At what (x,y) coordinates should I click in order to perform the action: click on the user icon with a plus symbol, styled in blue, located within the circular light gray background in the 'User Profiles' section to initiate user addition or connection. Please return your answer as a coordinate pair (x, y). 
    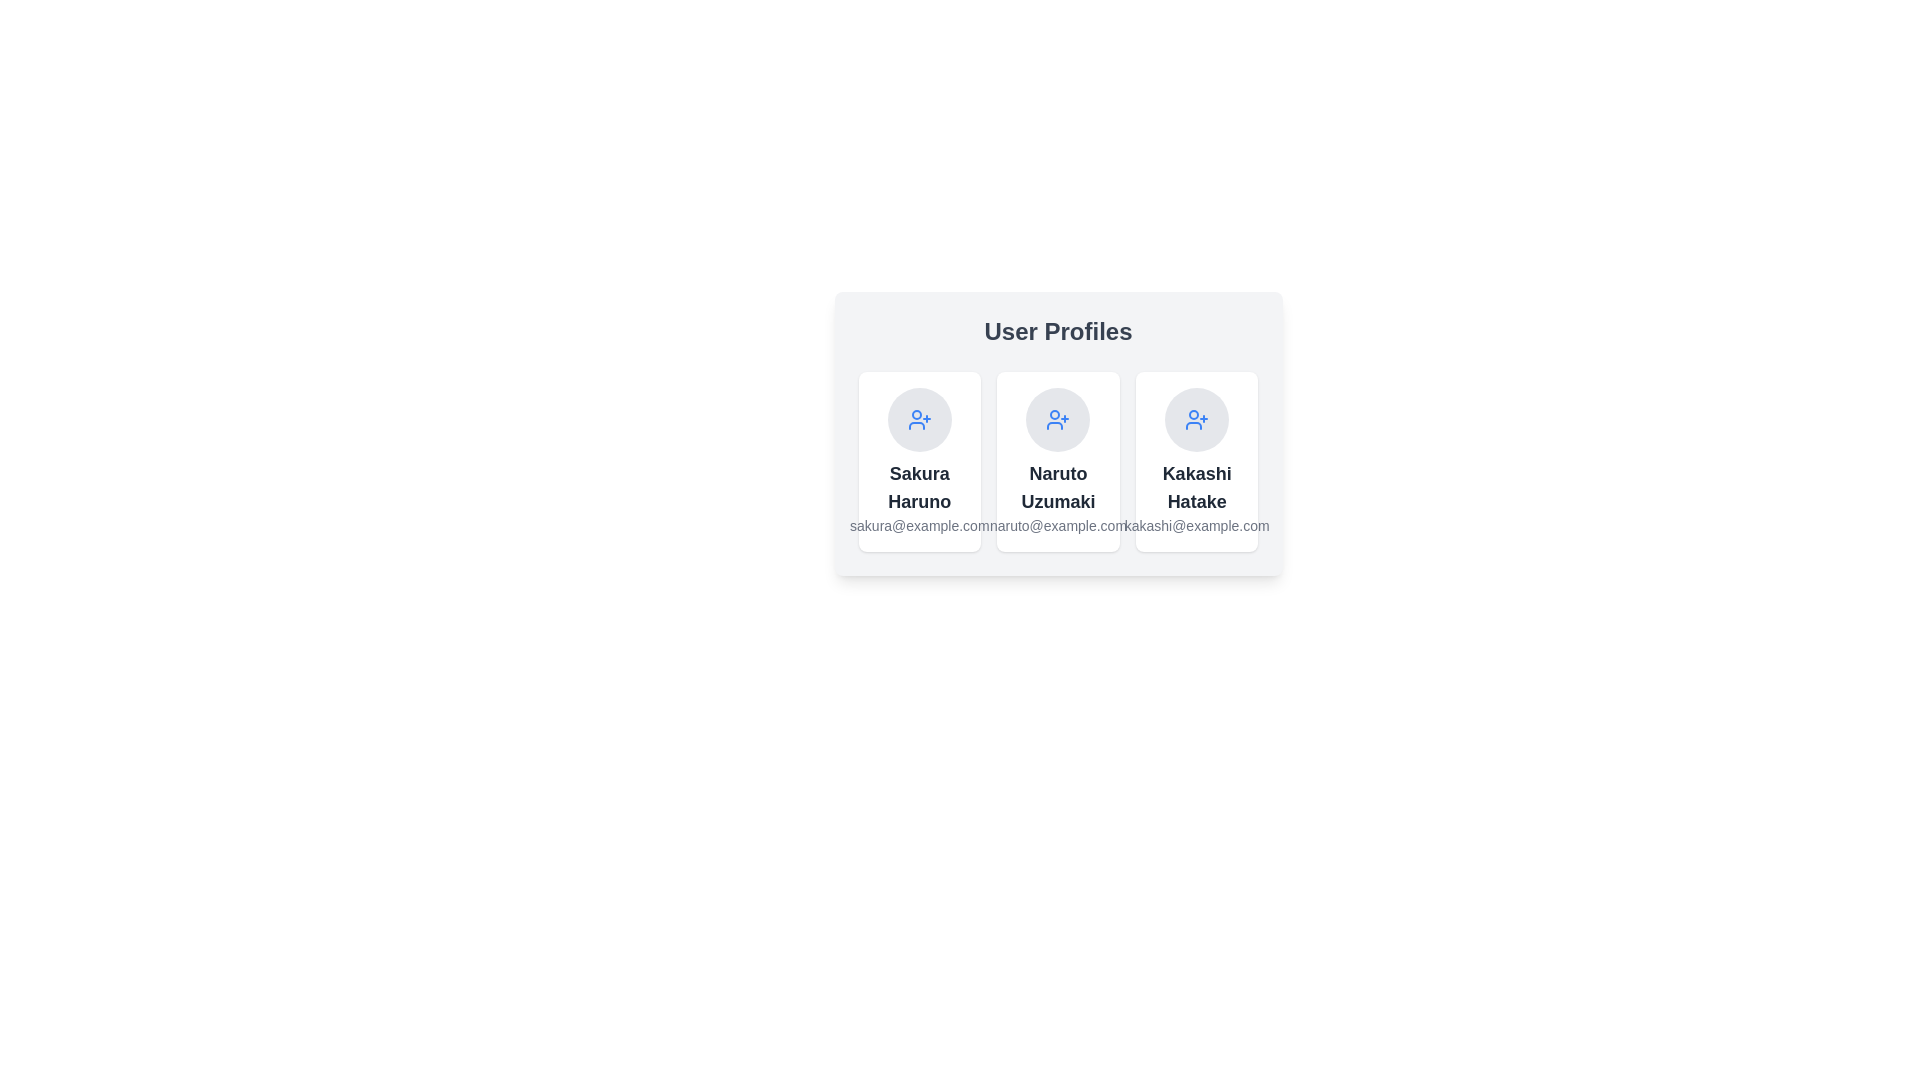
    Looking at the image, I should click on (1057, 419).